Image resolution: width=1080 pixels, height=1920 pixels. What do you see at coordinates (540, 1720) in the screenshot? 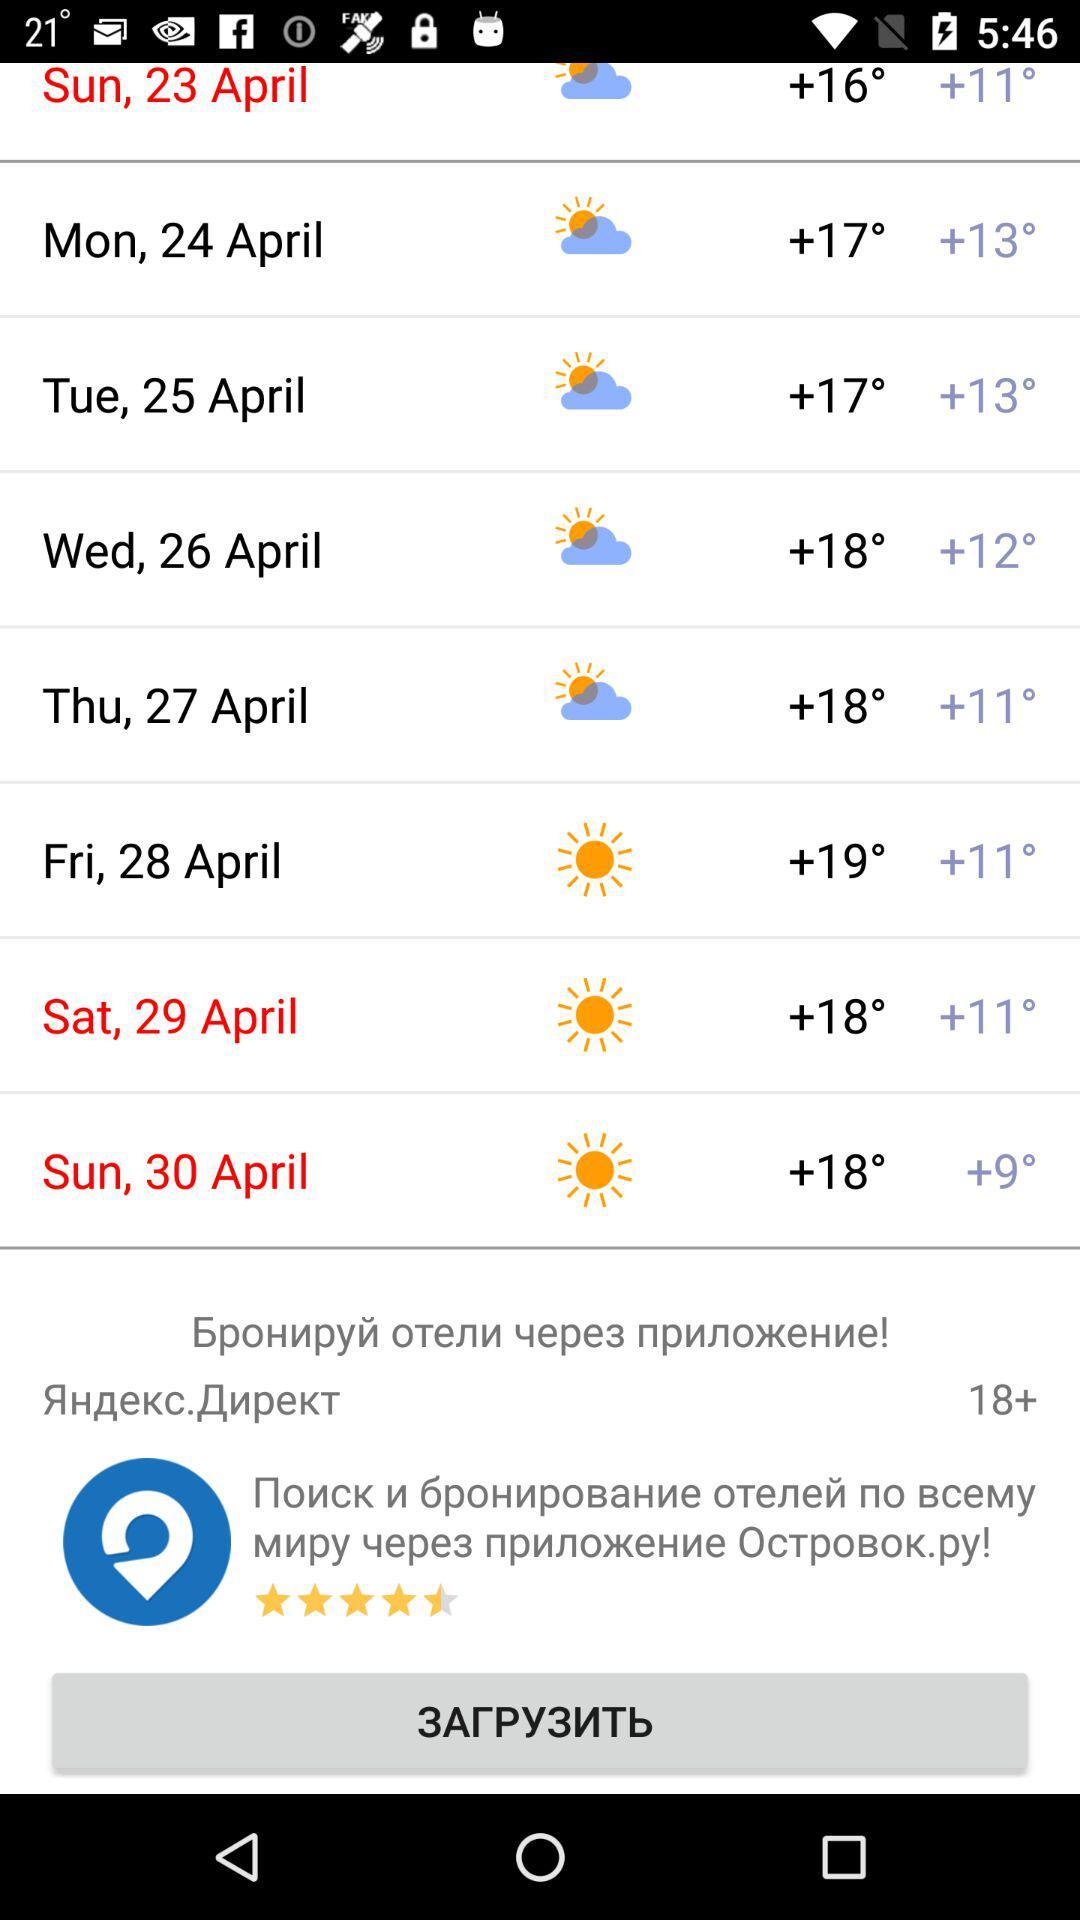
I see `the option which is at the bottom of the screen` at bounding box center [540, 1720].